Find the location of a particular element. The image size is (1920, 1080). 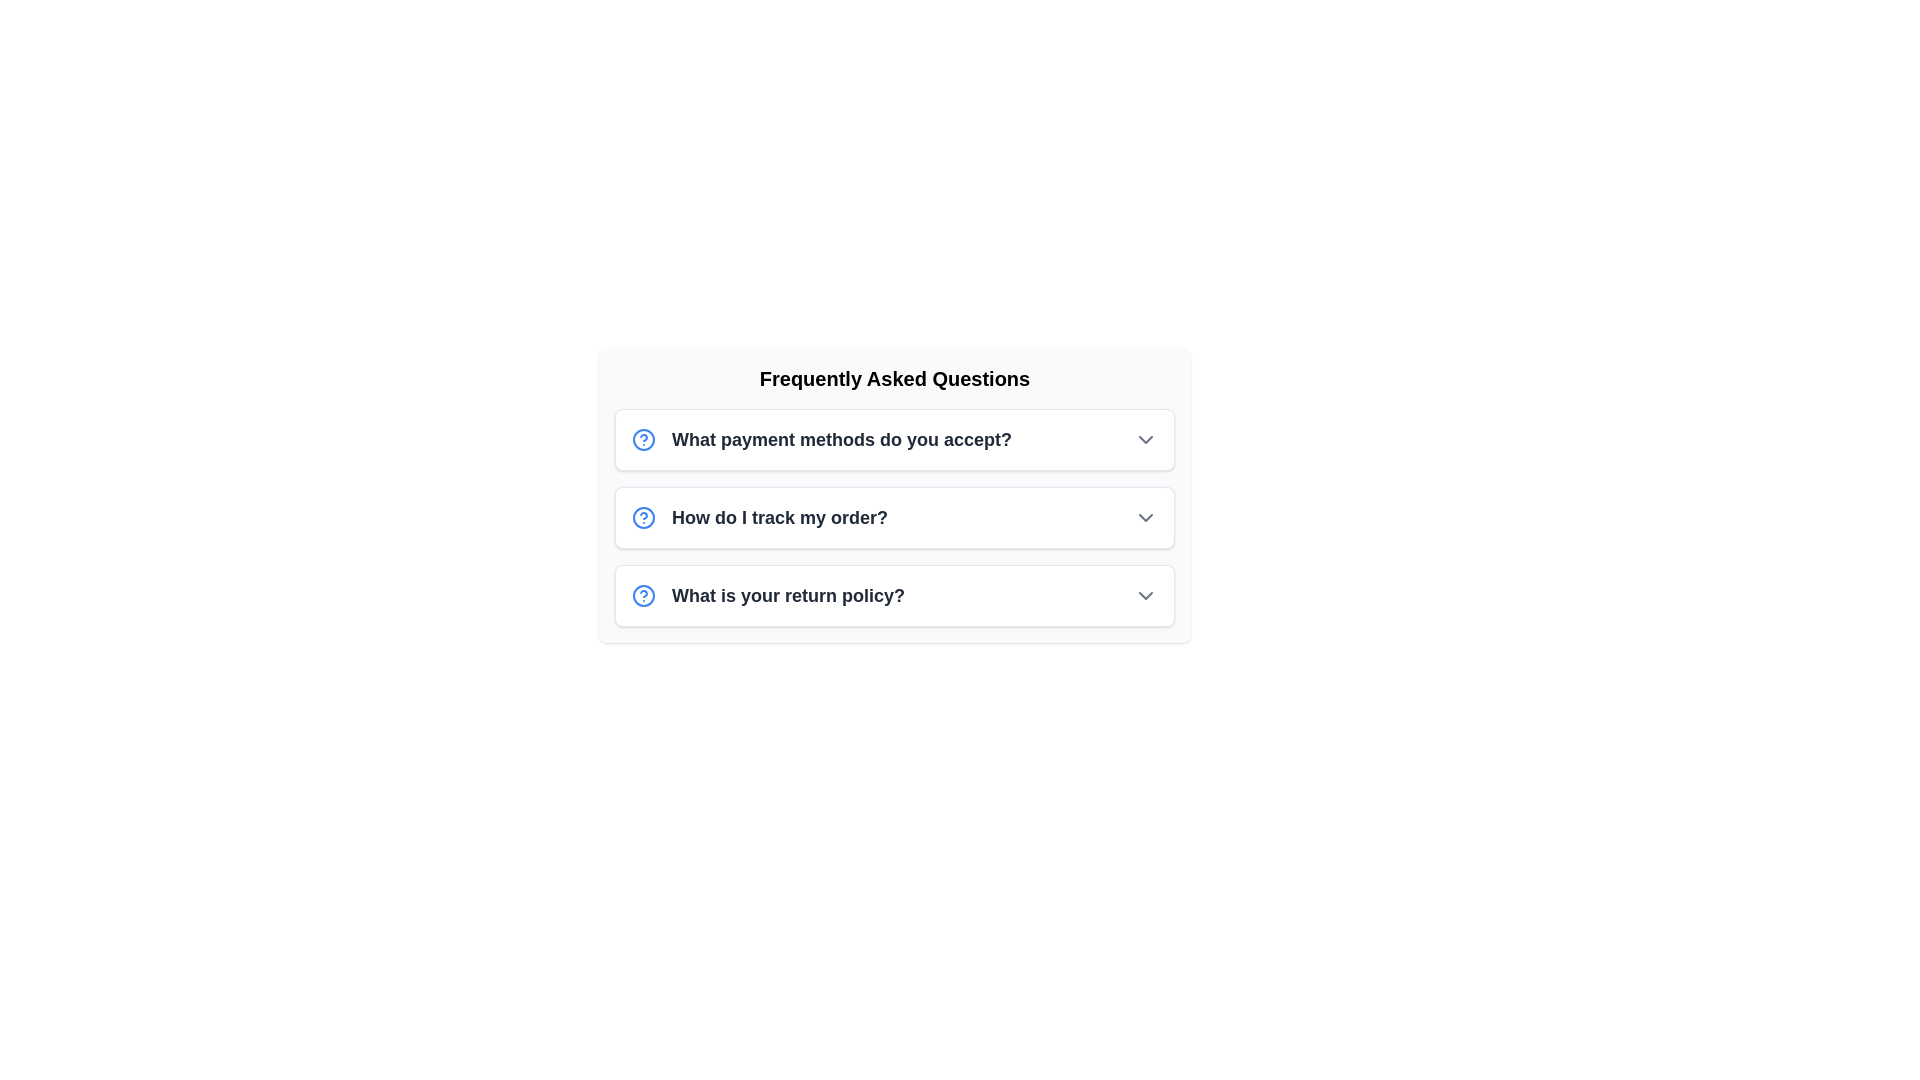

the dropdown toggle icon located at the end of the row labeled 'How do I track my order?' is located at coordinates (1146, 516).